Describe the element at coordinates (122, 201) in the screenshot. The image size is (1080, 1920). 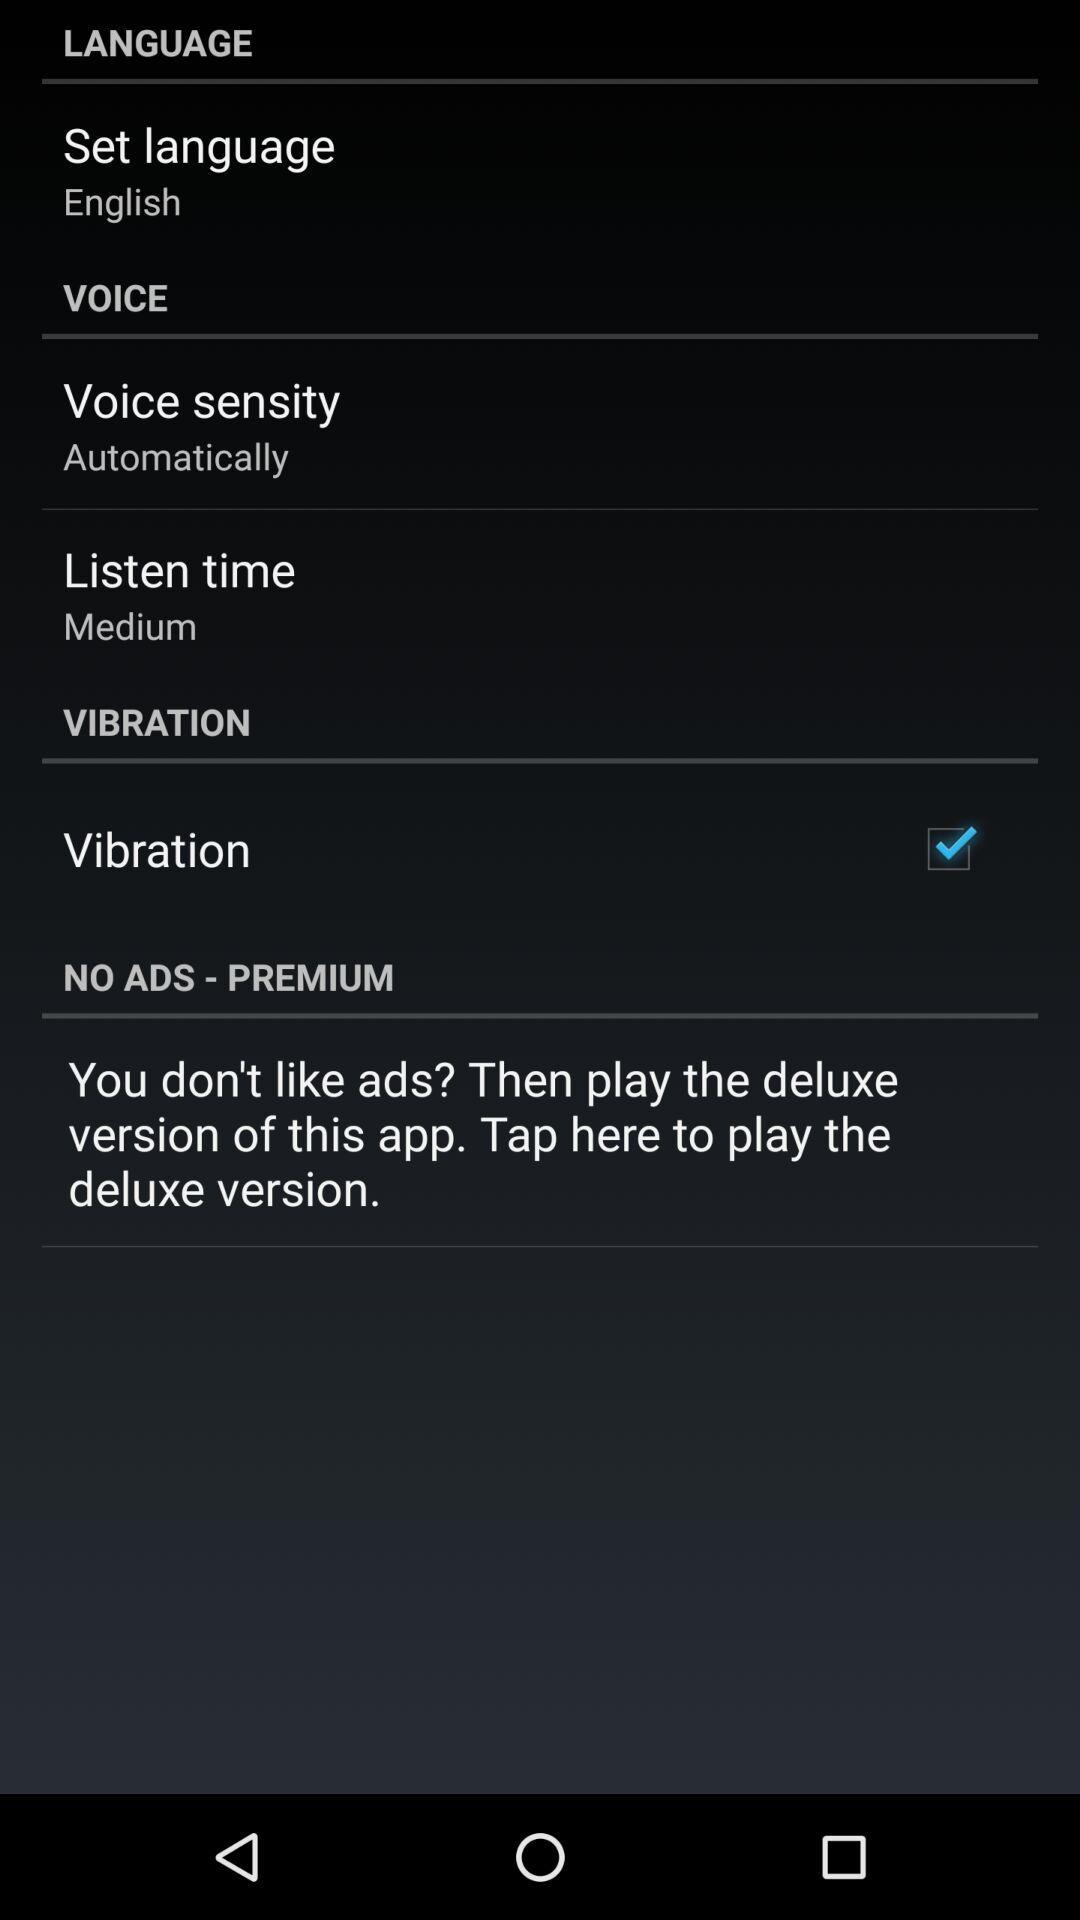
I see `icon above the voice` at that location.